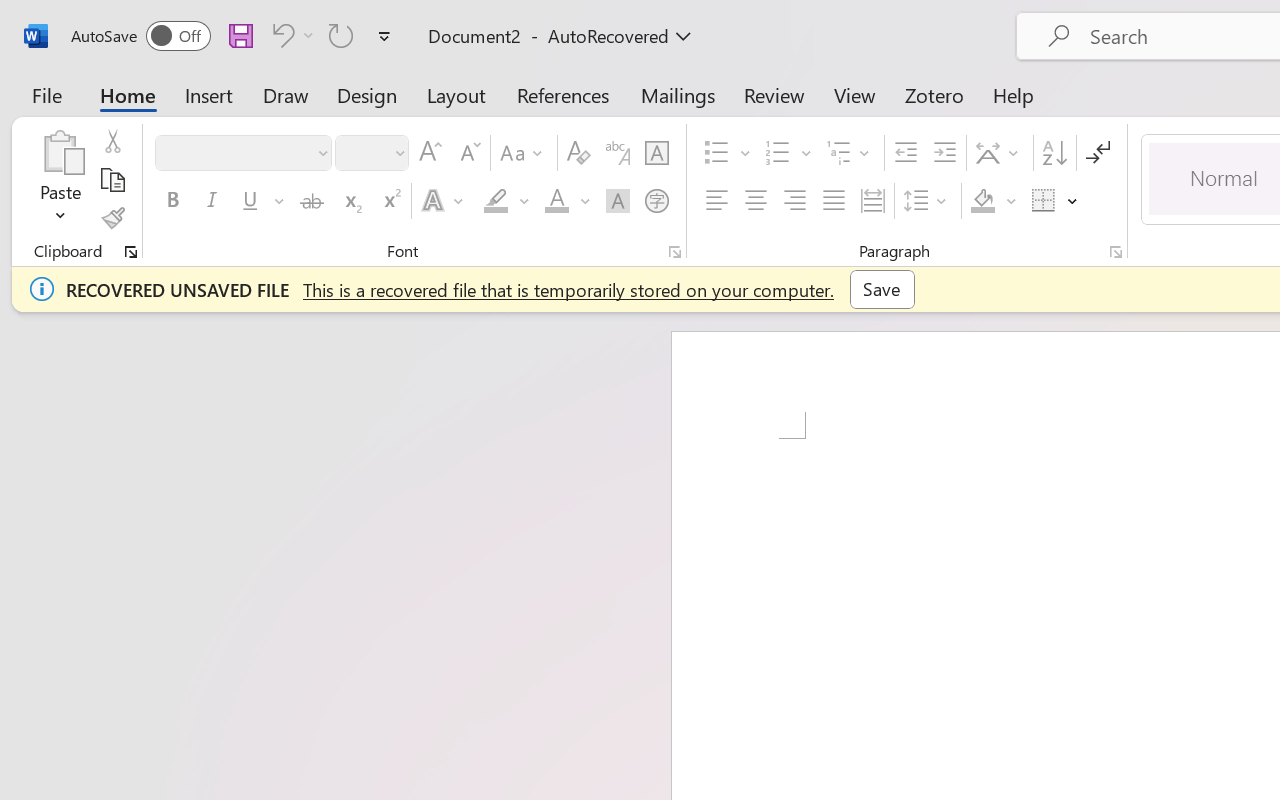  I want to click on 'Phonetic Guide...', so click(617, 153).